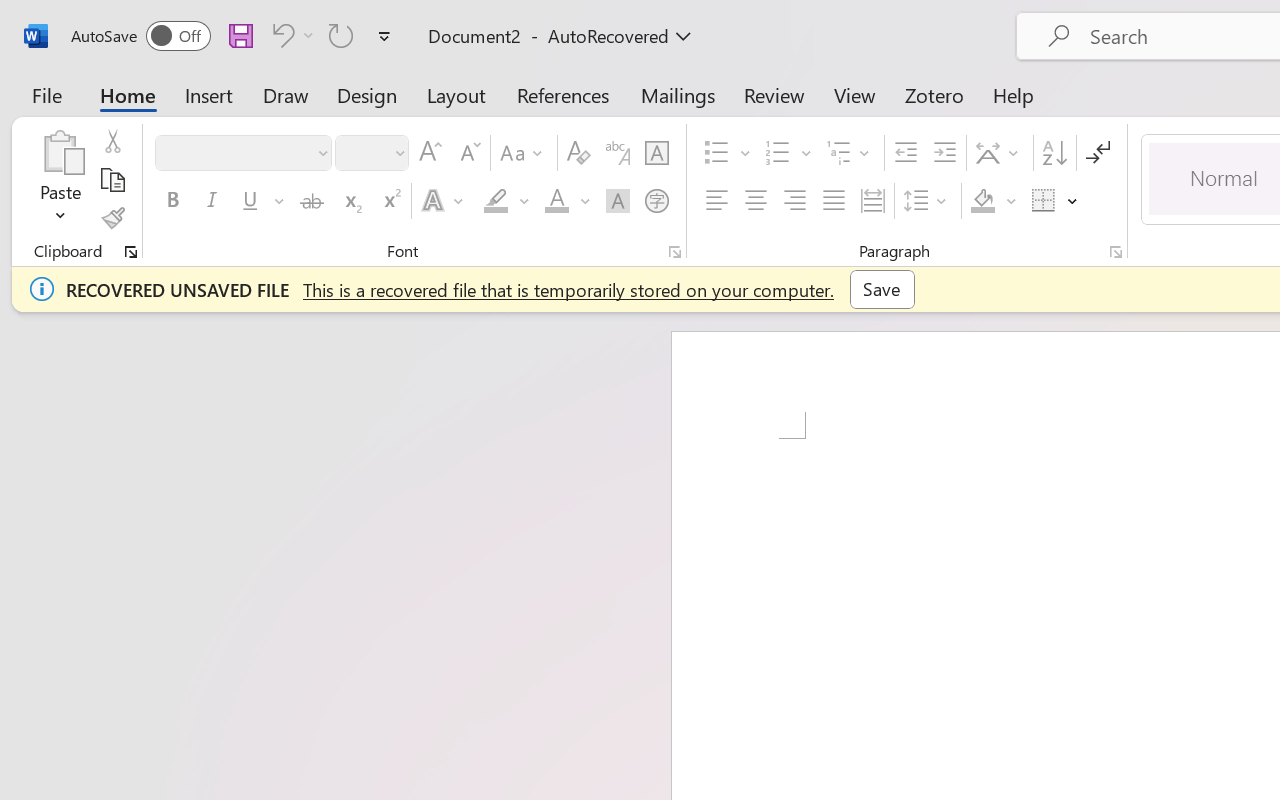  I want to click on 'Phonetic Guide...', so click(617, 153).